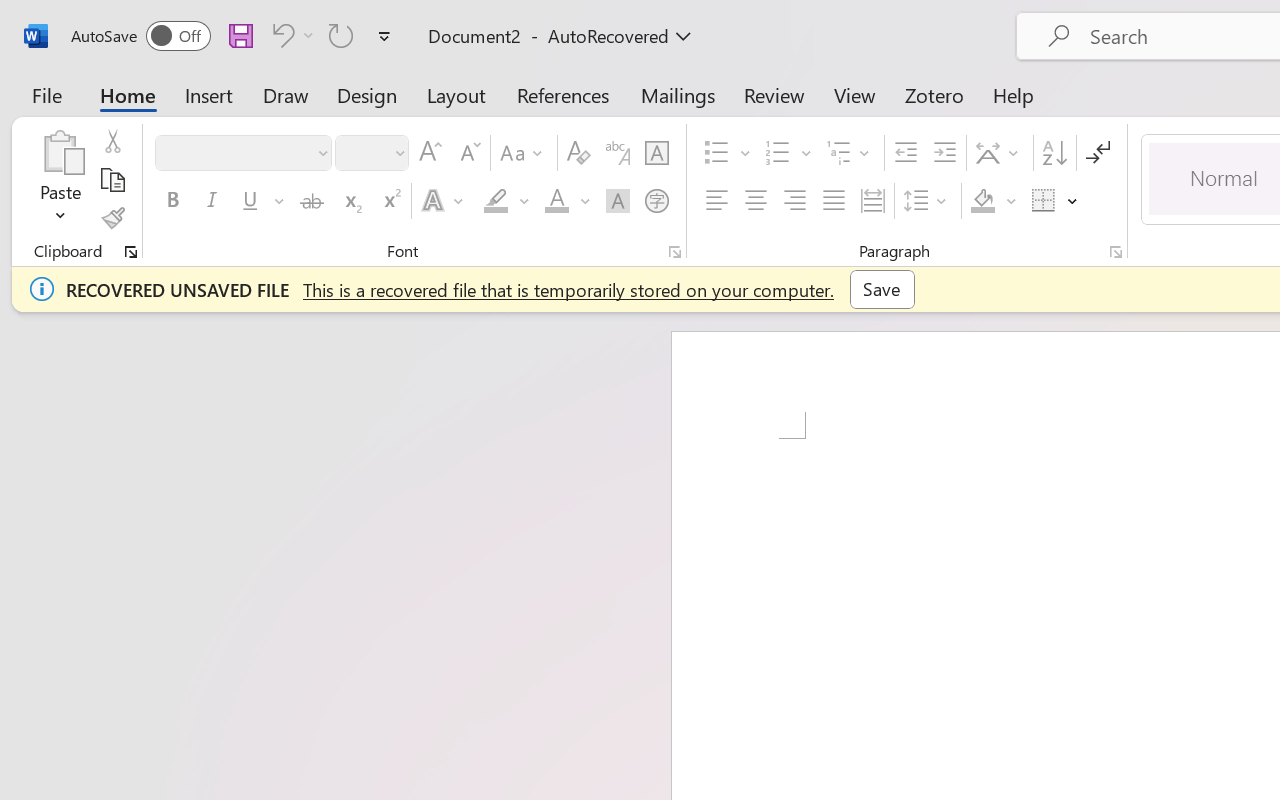  I want to click on 'Phonetic Guide...', so click(617, 153).